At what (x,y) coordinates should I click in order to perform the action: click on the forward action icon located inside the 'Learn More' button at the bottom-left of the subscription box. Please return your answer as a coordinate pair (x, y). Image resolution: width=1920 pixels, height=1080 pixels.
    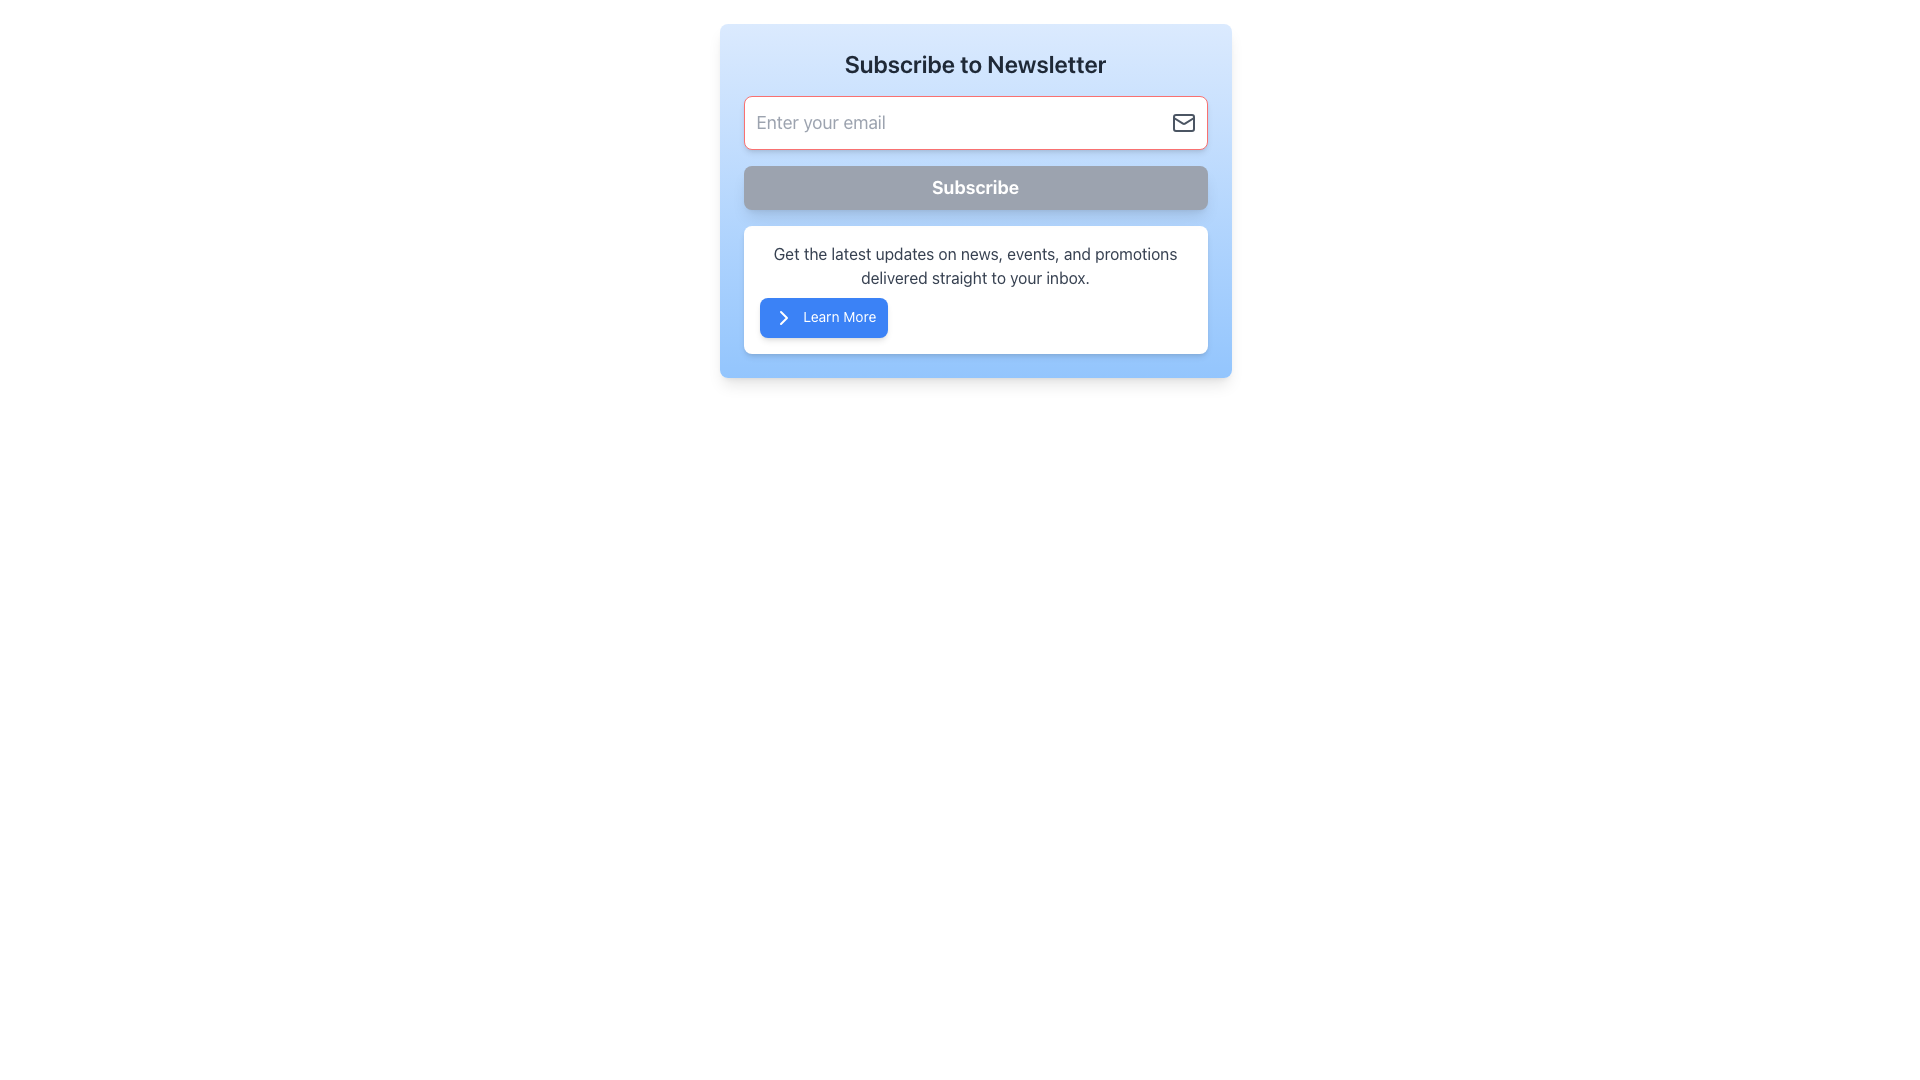
    Looking at the image, I should click on (782, 316).